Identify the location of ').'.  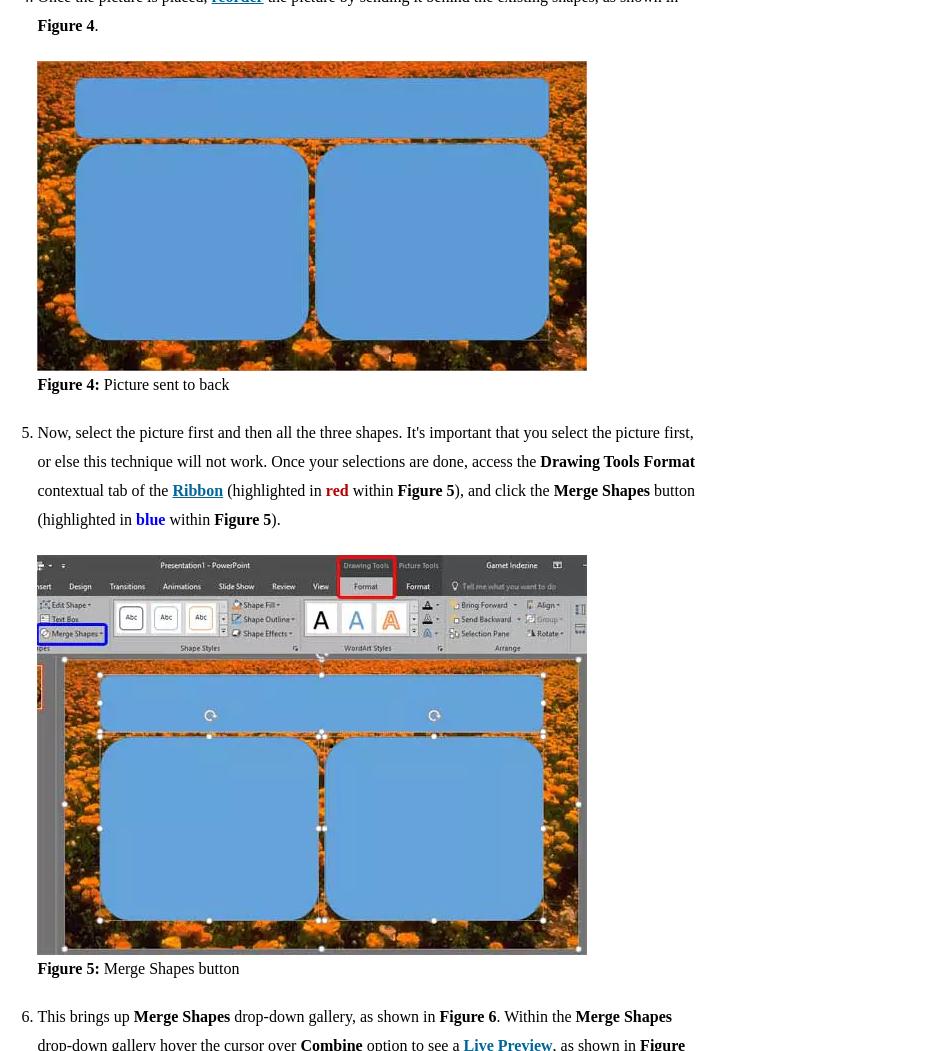
(274, 518).